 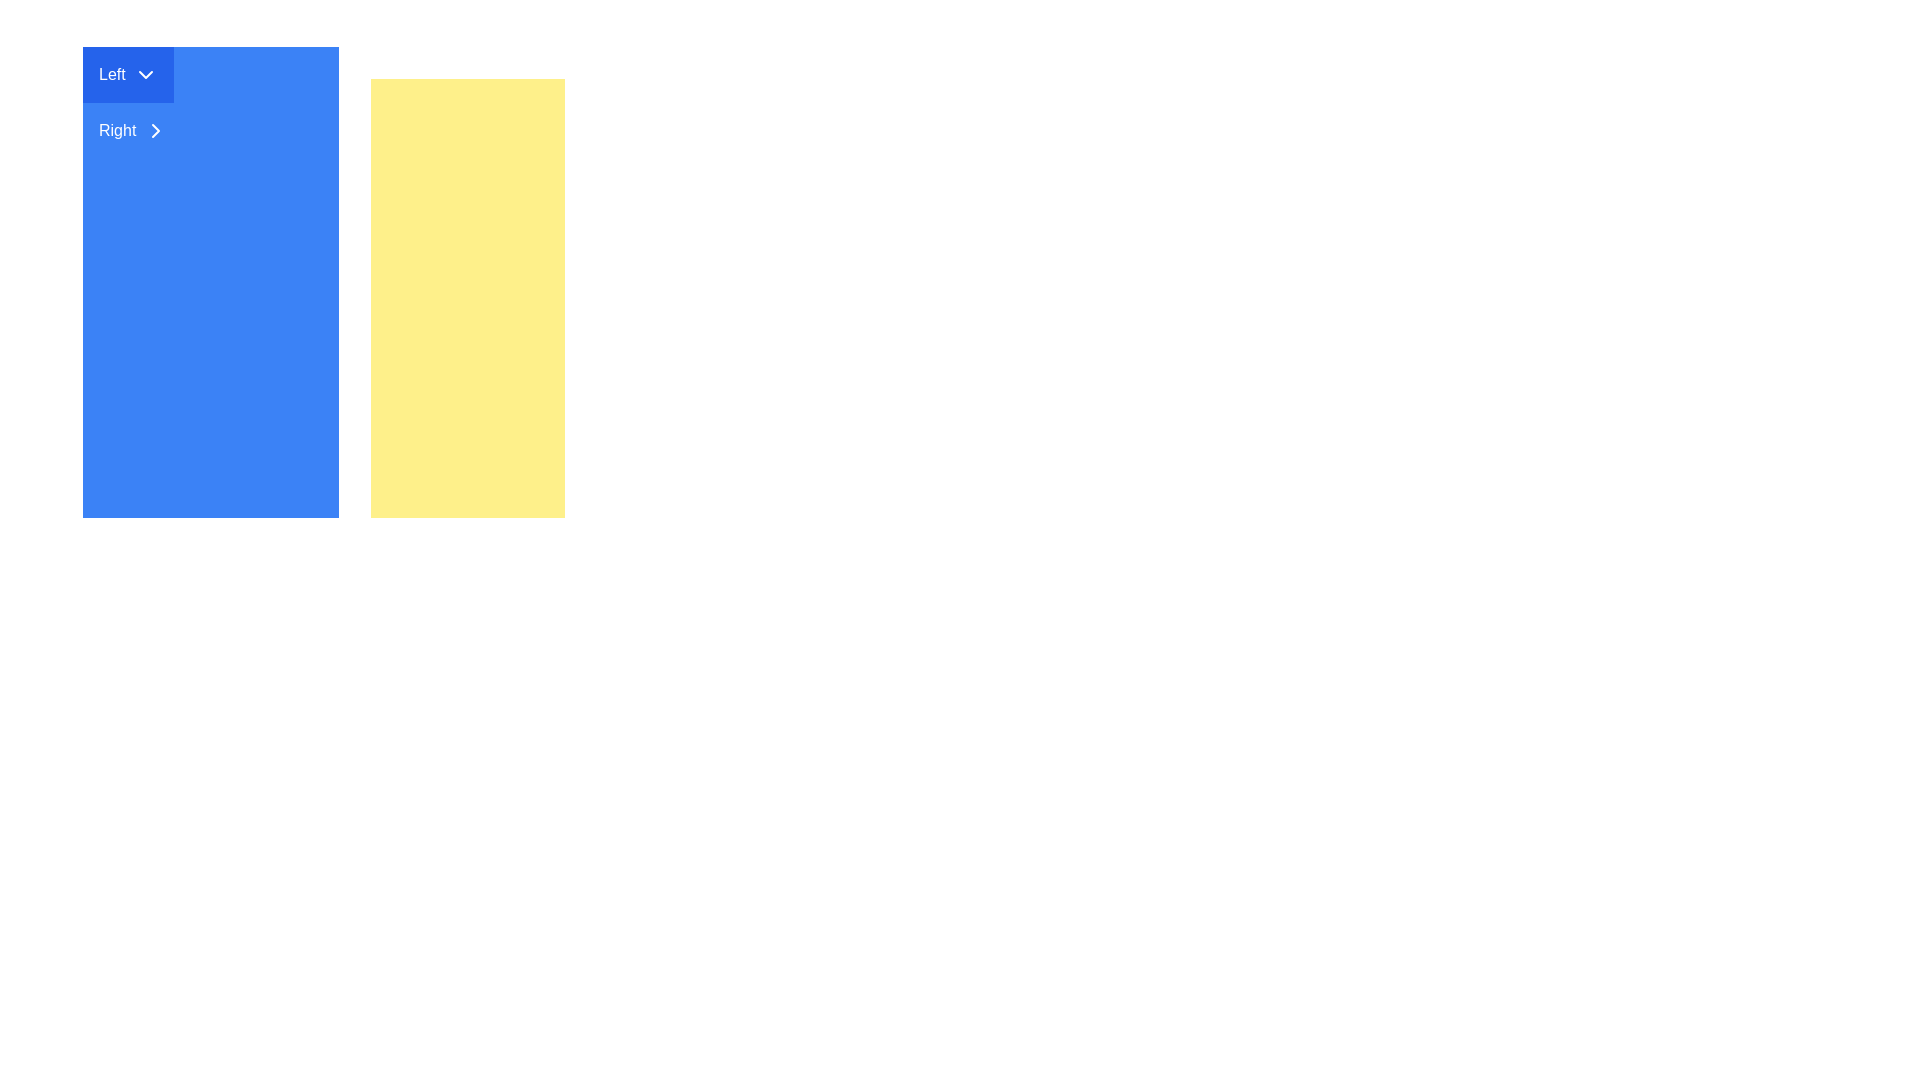 I want to click on the text label 'LEFT' styled in bold, capitalized font on a blue background, located to the left of the downward-pointing chevron icon, so click(x=111, y=73).